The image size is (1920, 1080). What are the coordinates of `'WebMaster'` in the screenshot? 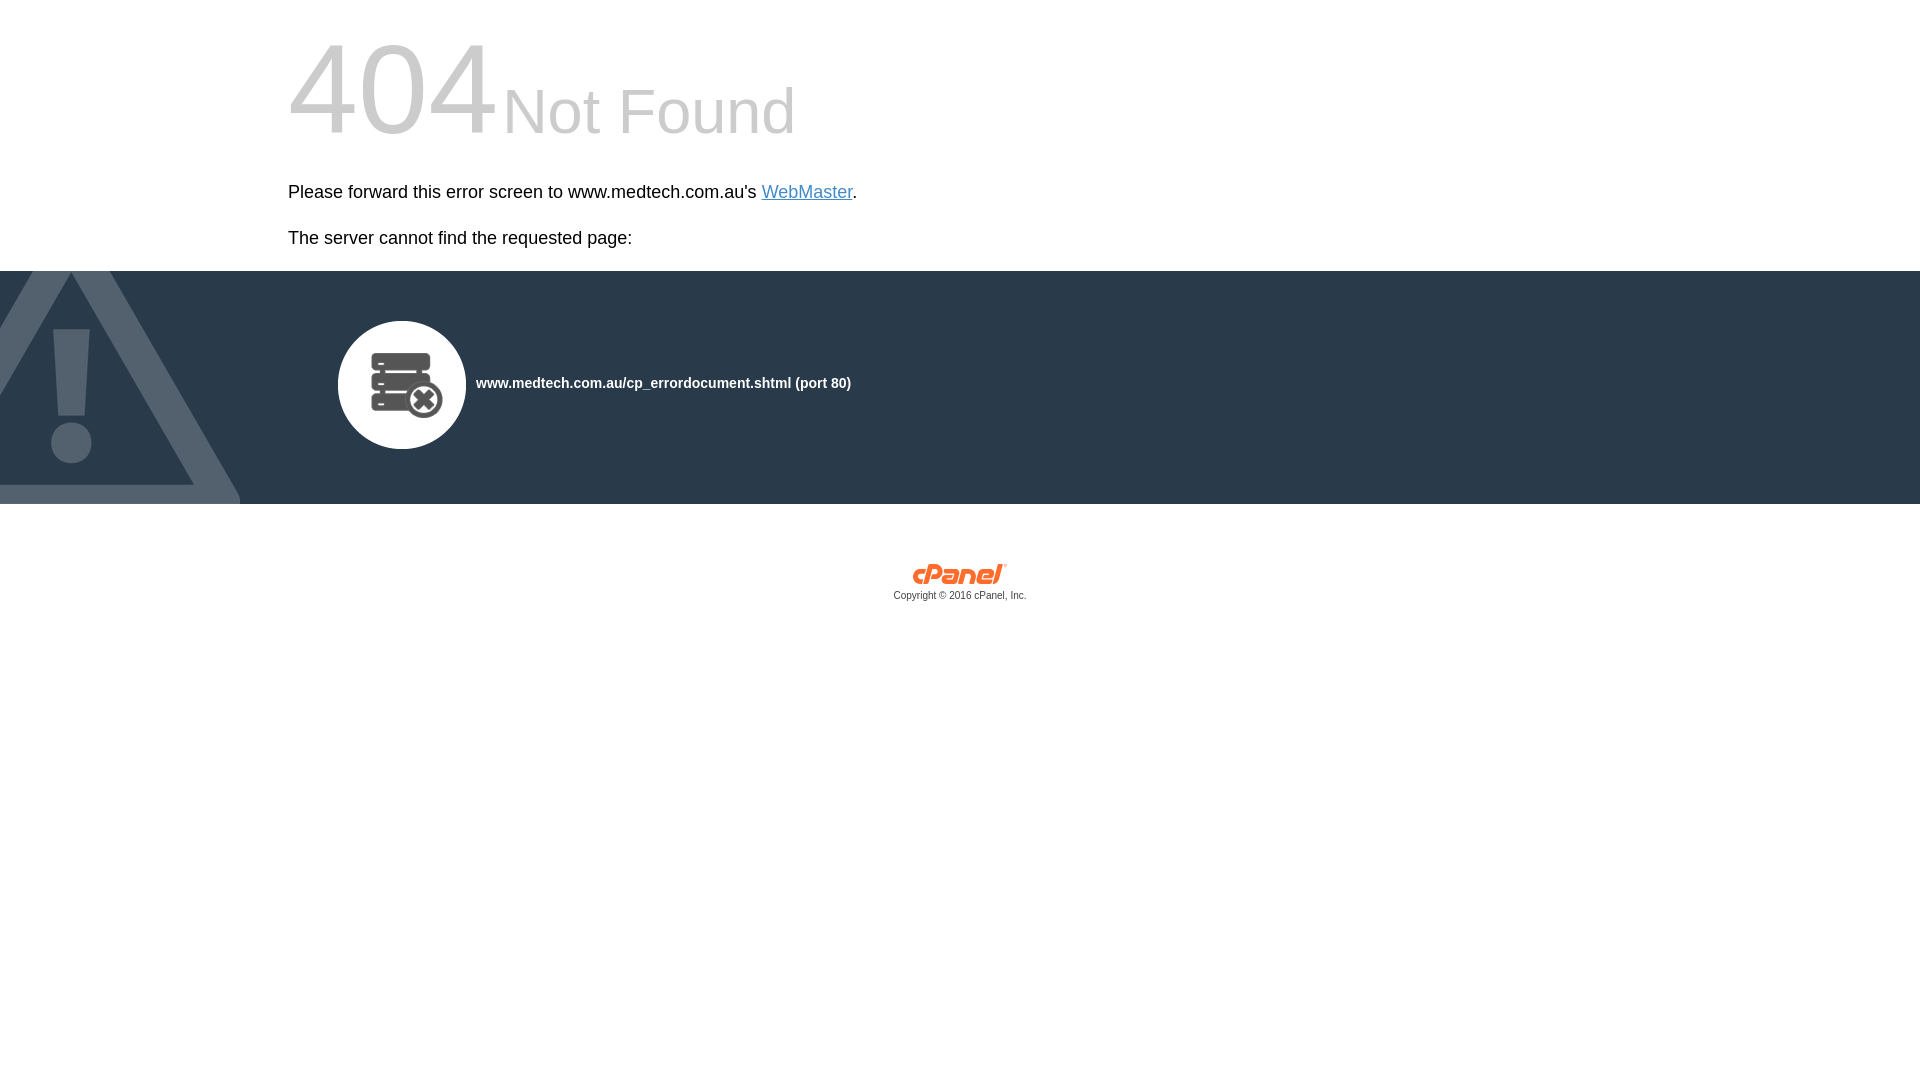 It's located at (761, 192).